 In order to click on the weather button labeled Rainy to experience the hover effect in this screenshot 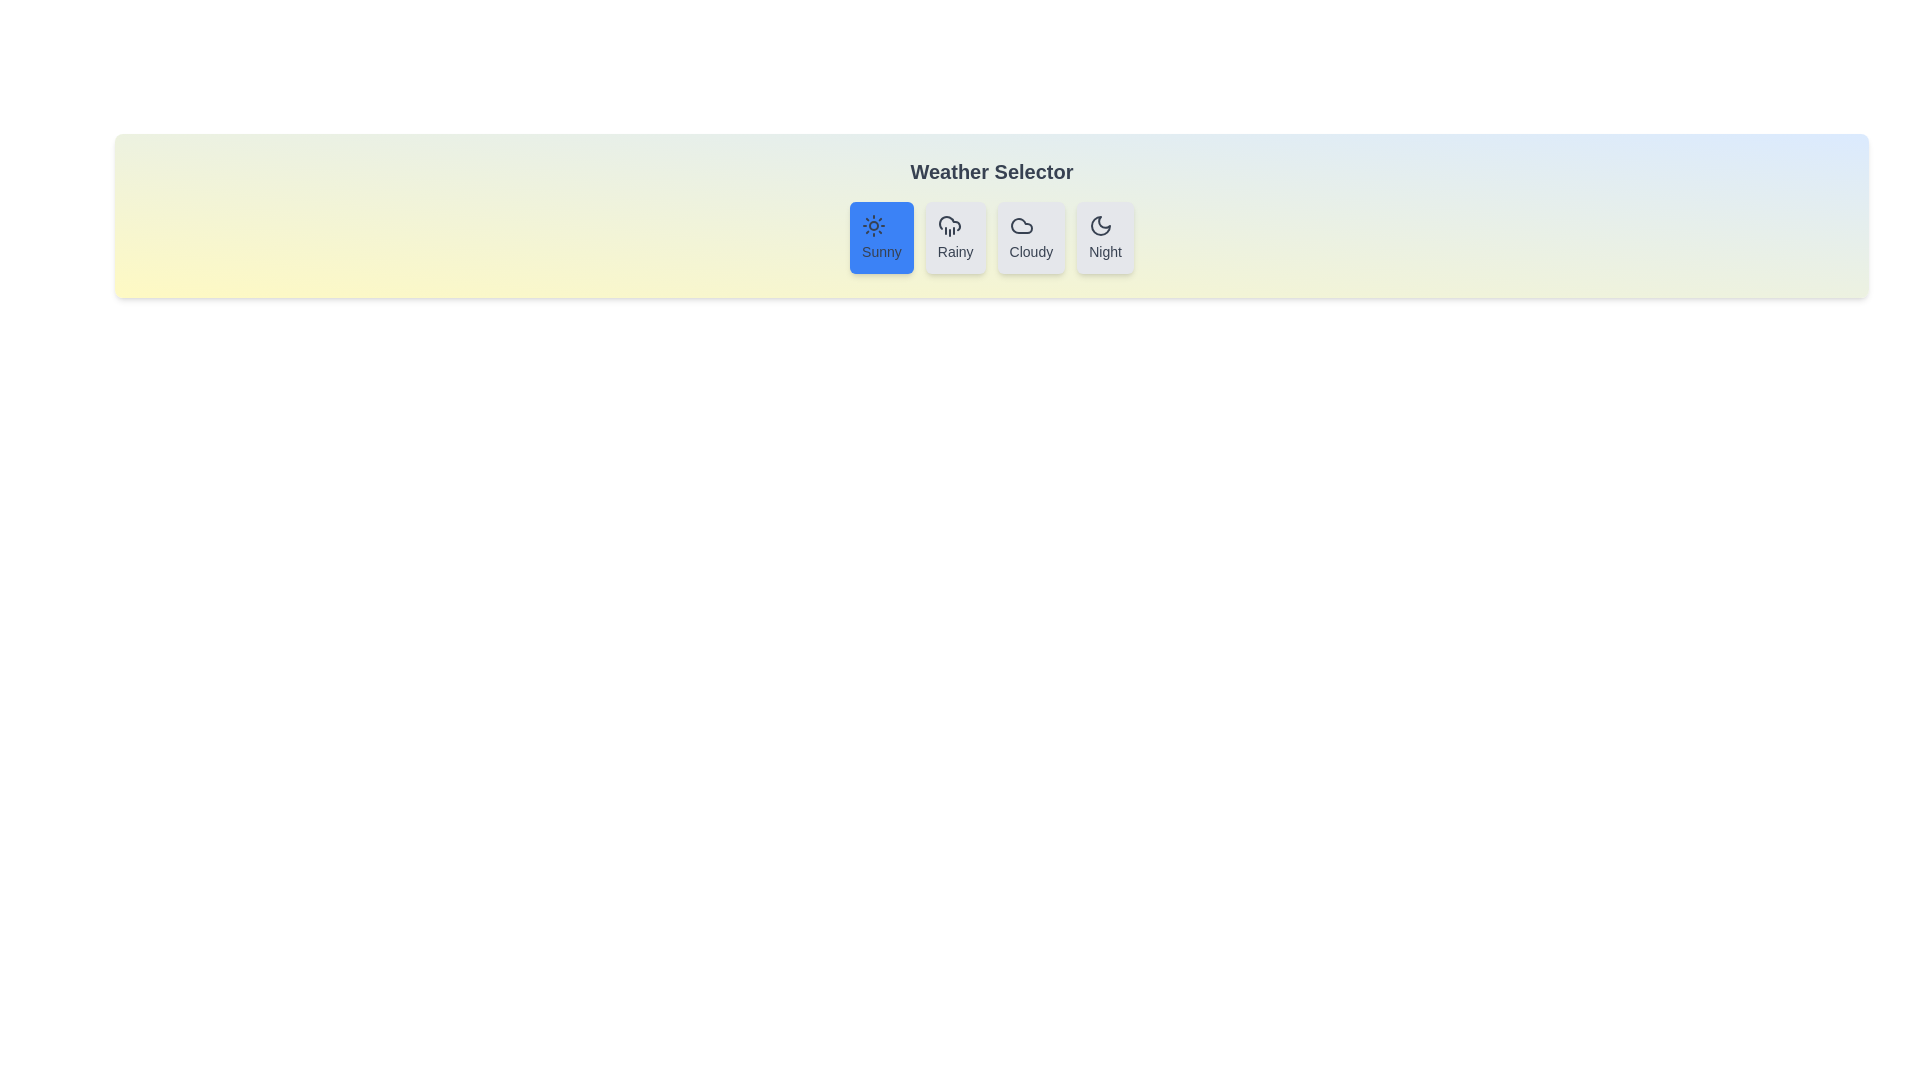, I will do `click(954, 237)`.